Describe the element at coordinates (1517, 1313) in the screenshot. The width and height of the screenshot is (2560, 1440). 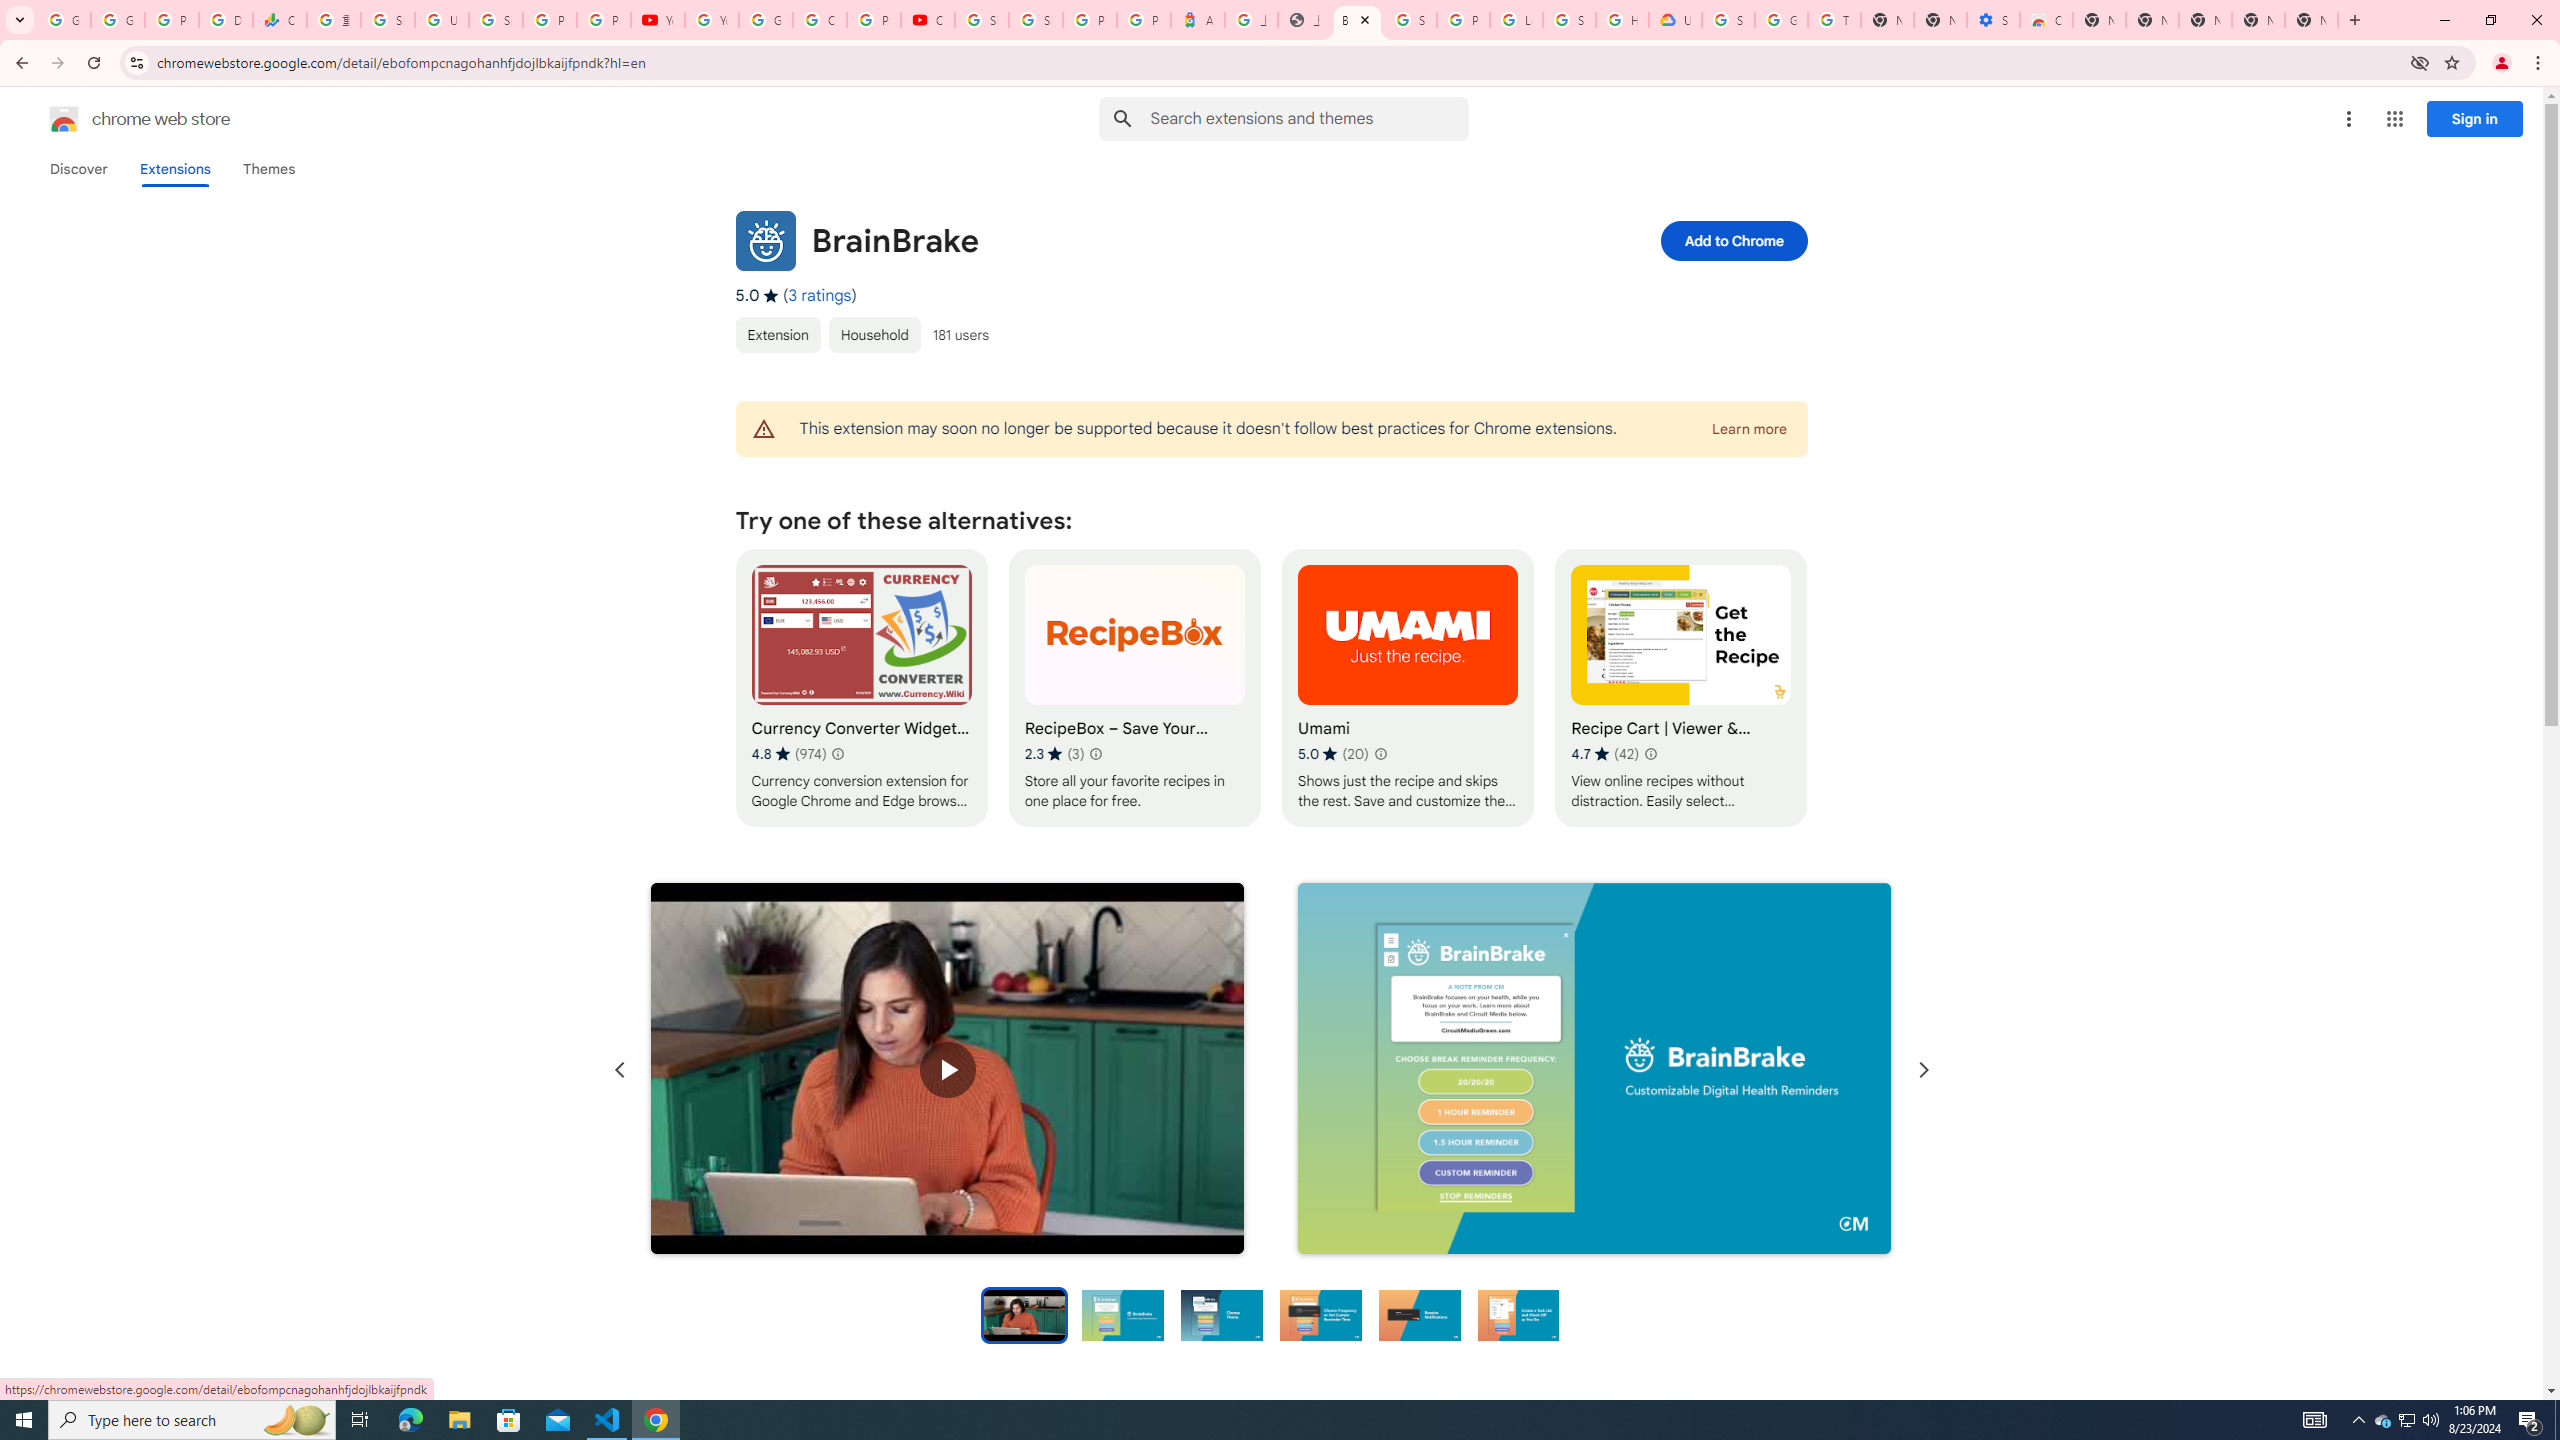
I see `'Preview slide 6'` at that location.